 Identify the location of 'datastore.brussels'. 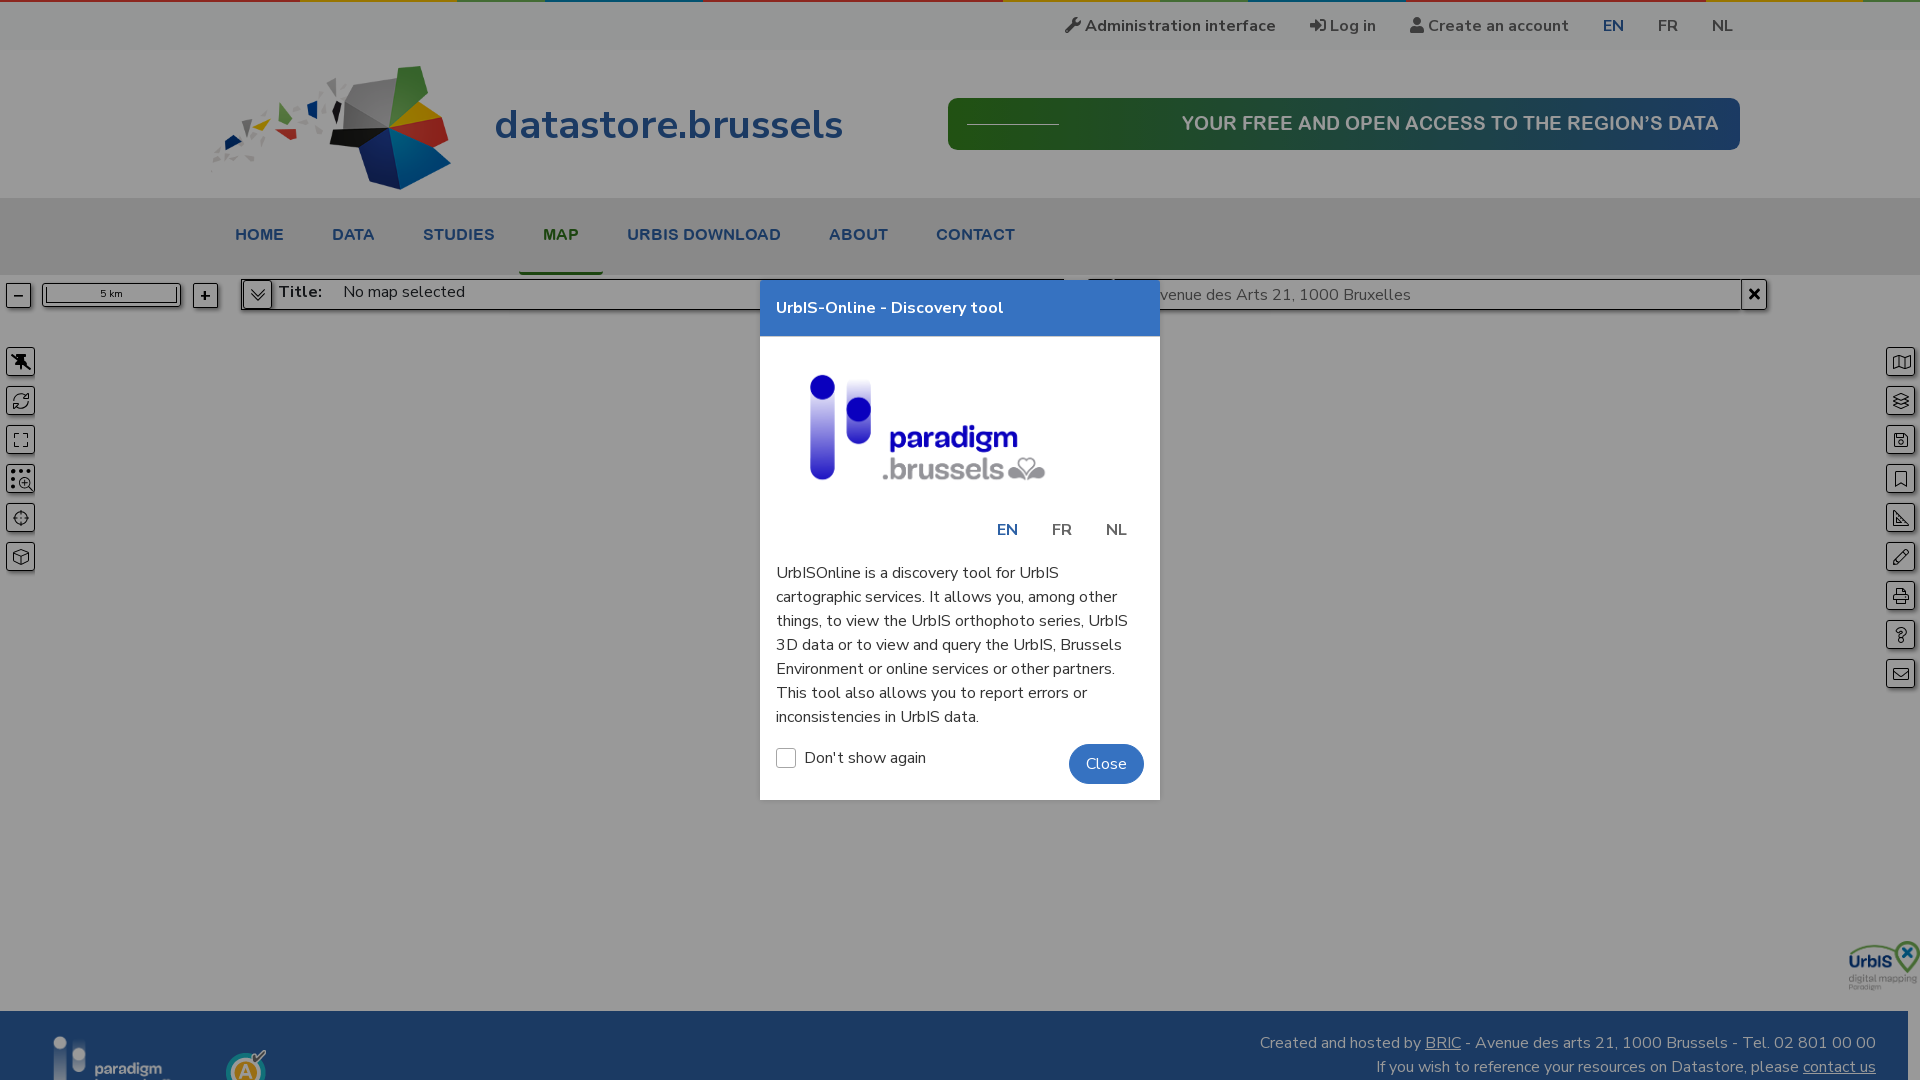
(527, 124).